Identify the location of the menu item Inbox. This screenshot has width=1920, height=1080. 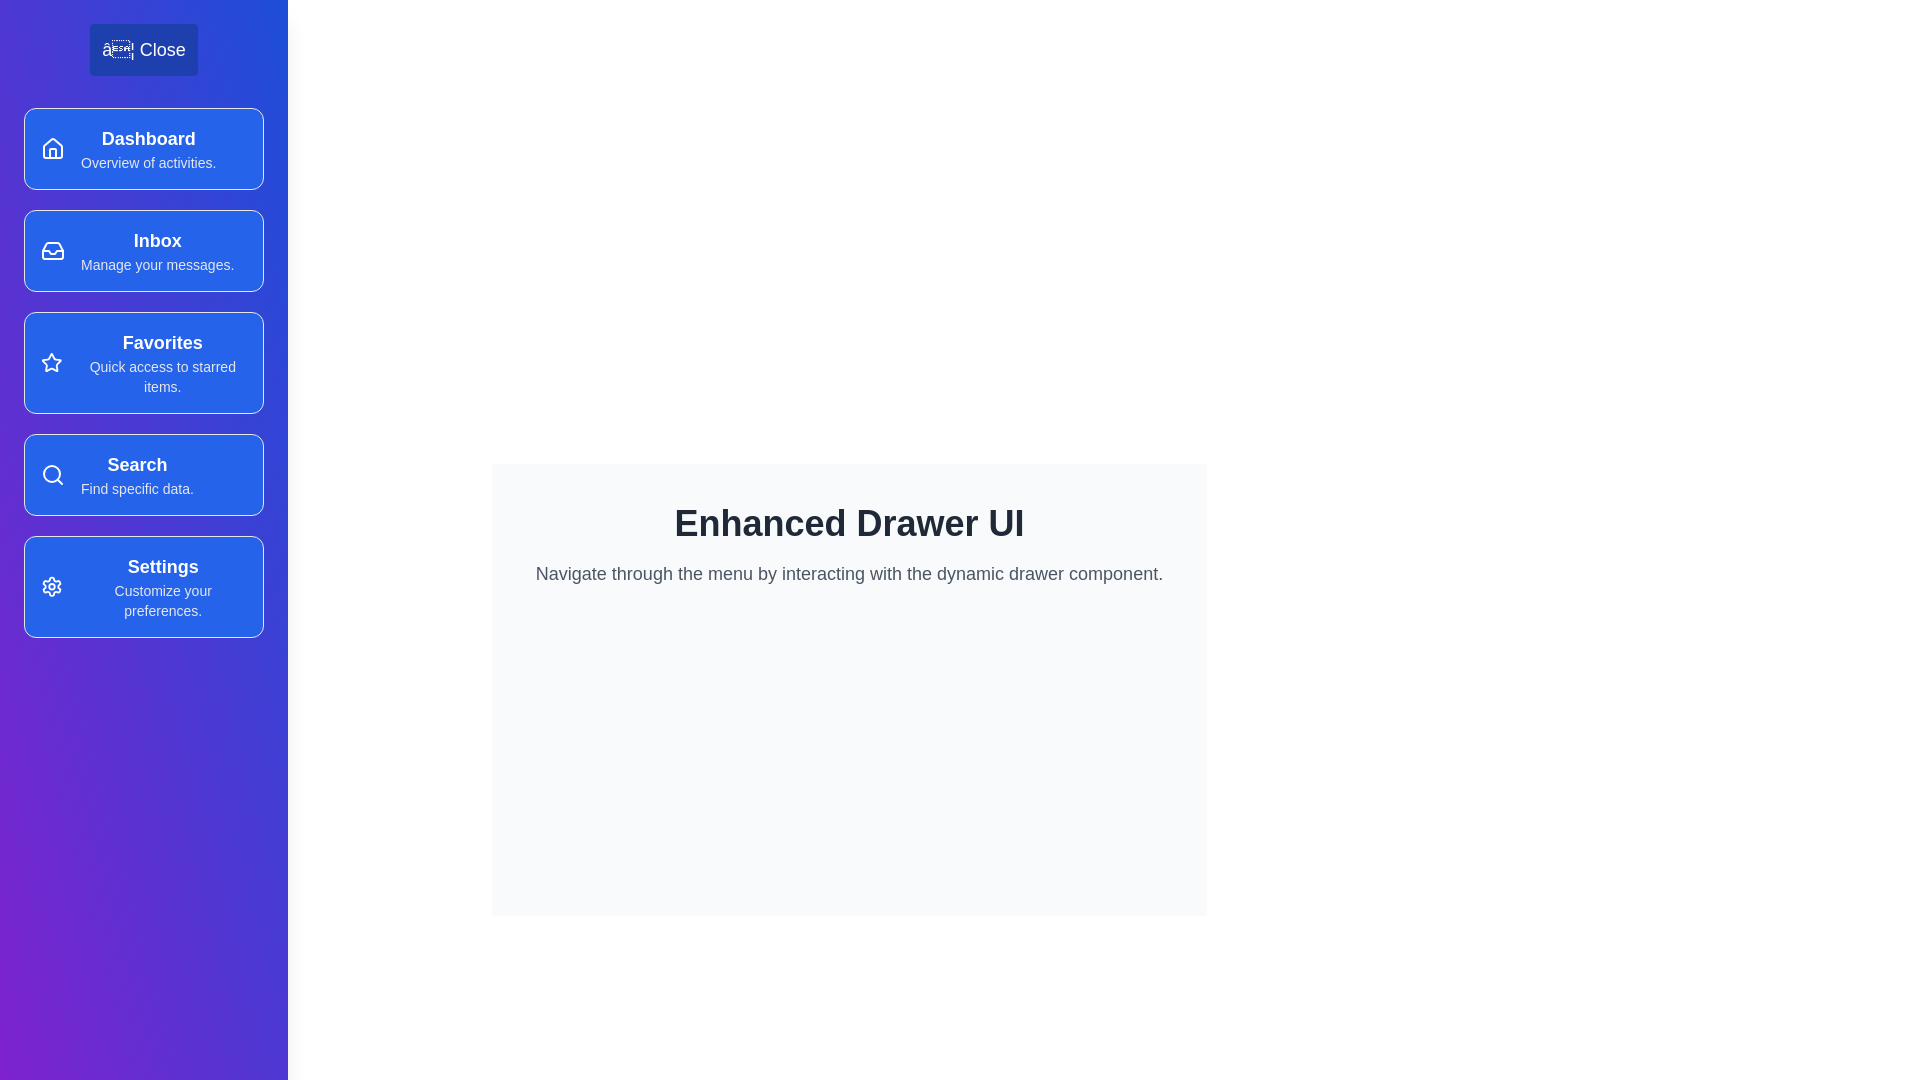
(143, 249).